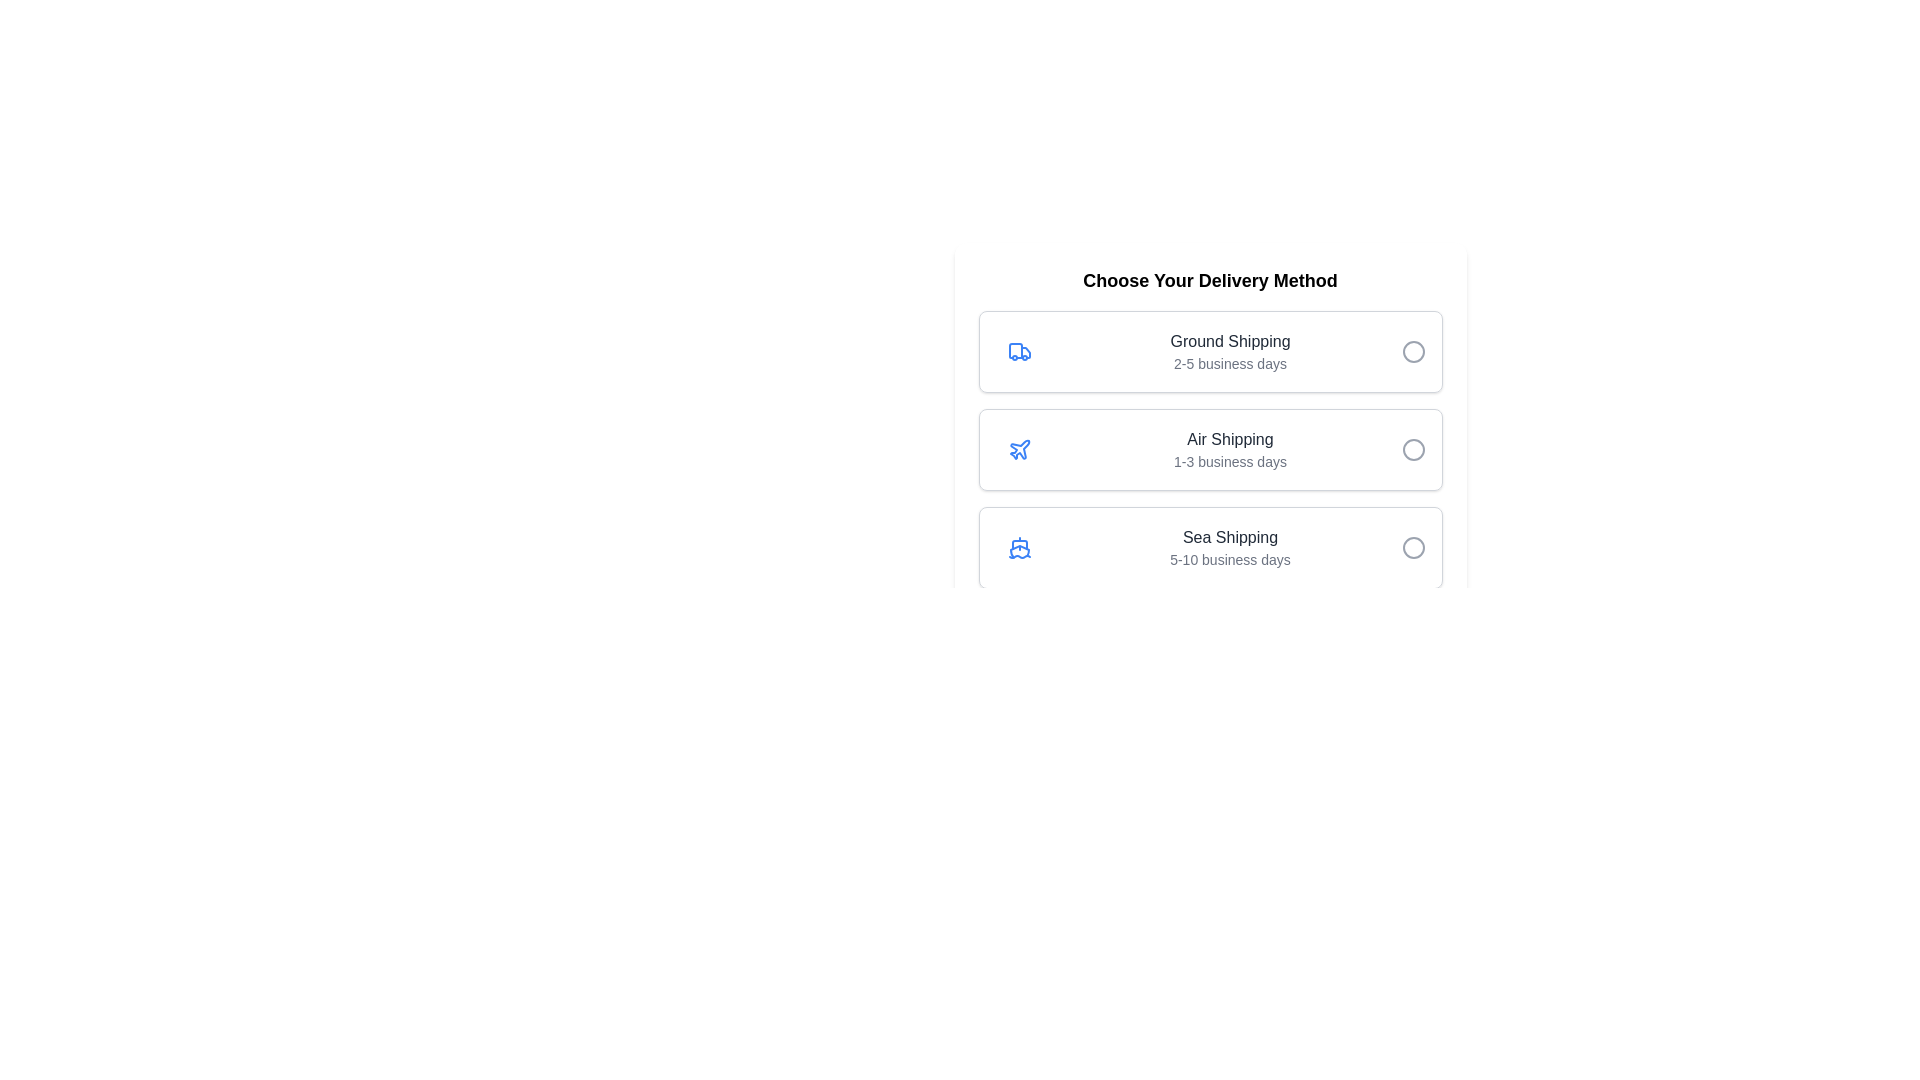 This screenshot has height=1080, width=1920. Describe the element at coordinates (1019, 350) in the screenshot. I see `the blue truck-shaped icon located in the top-left area of the 'Ground Shipping' option block` at that location.